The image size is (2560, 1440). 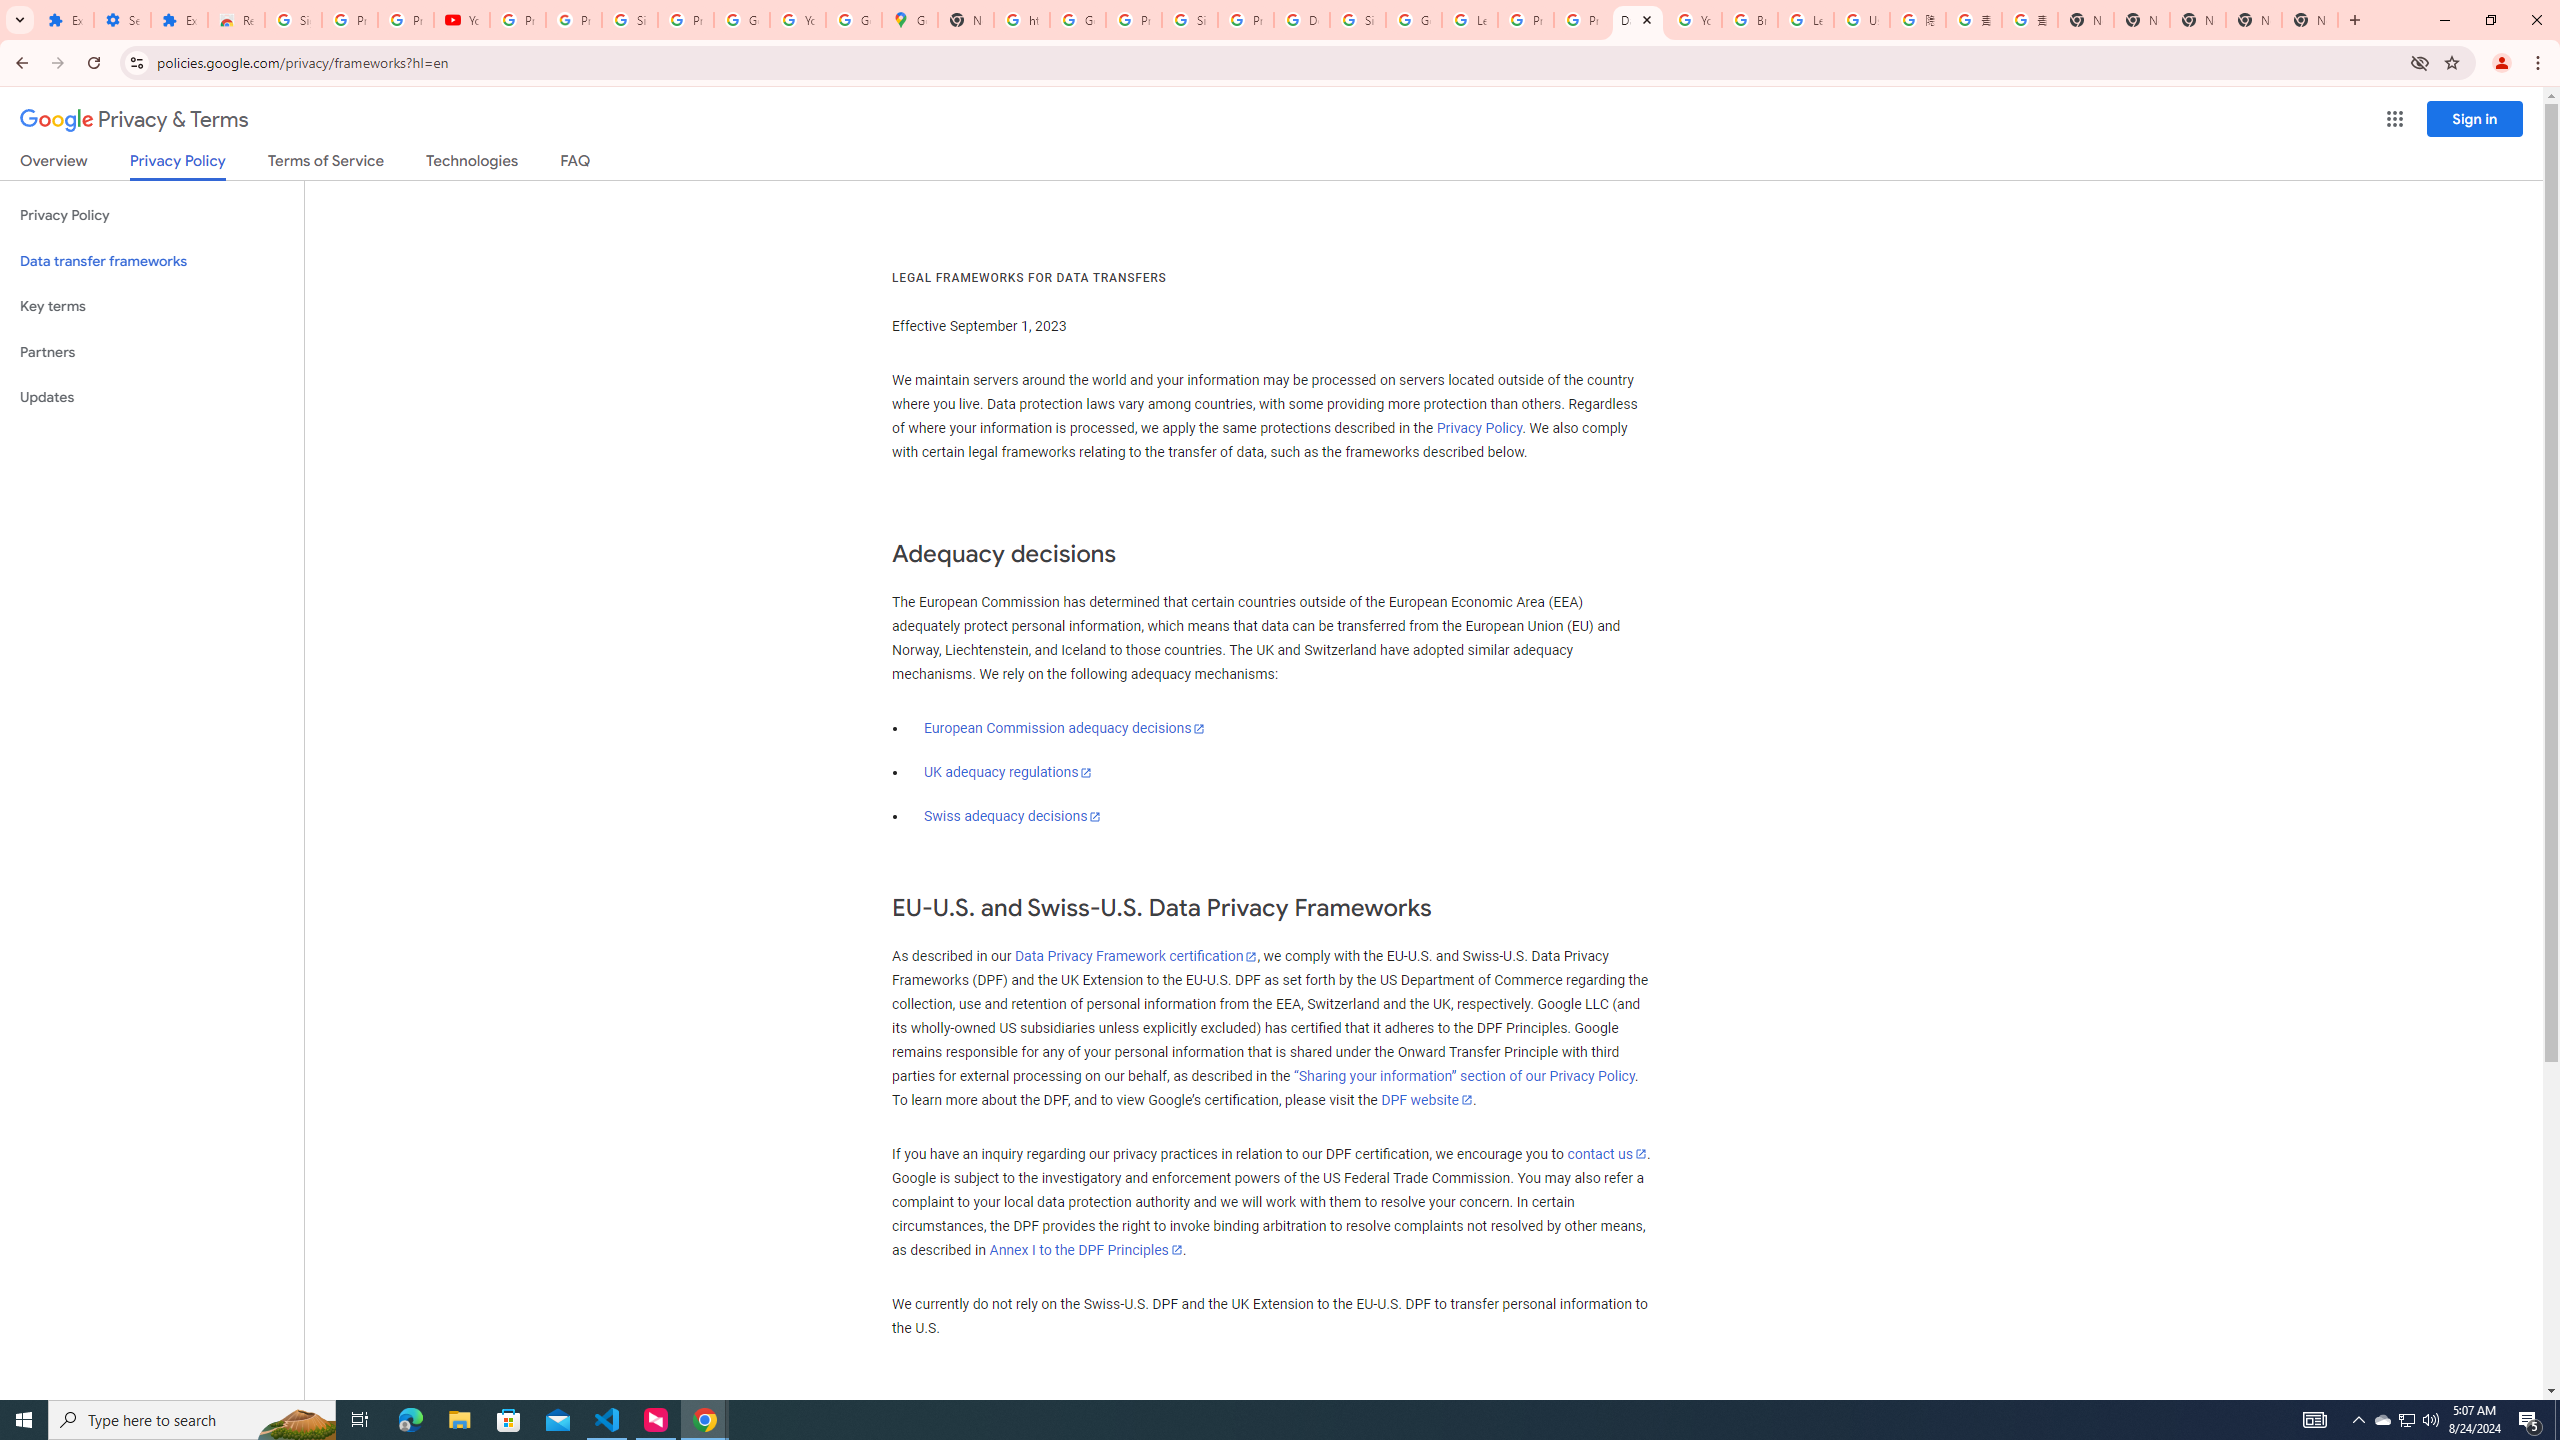 I want to click on 'Privacy Help Center - Policies Help', so click(x=1581, y=19).